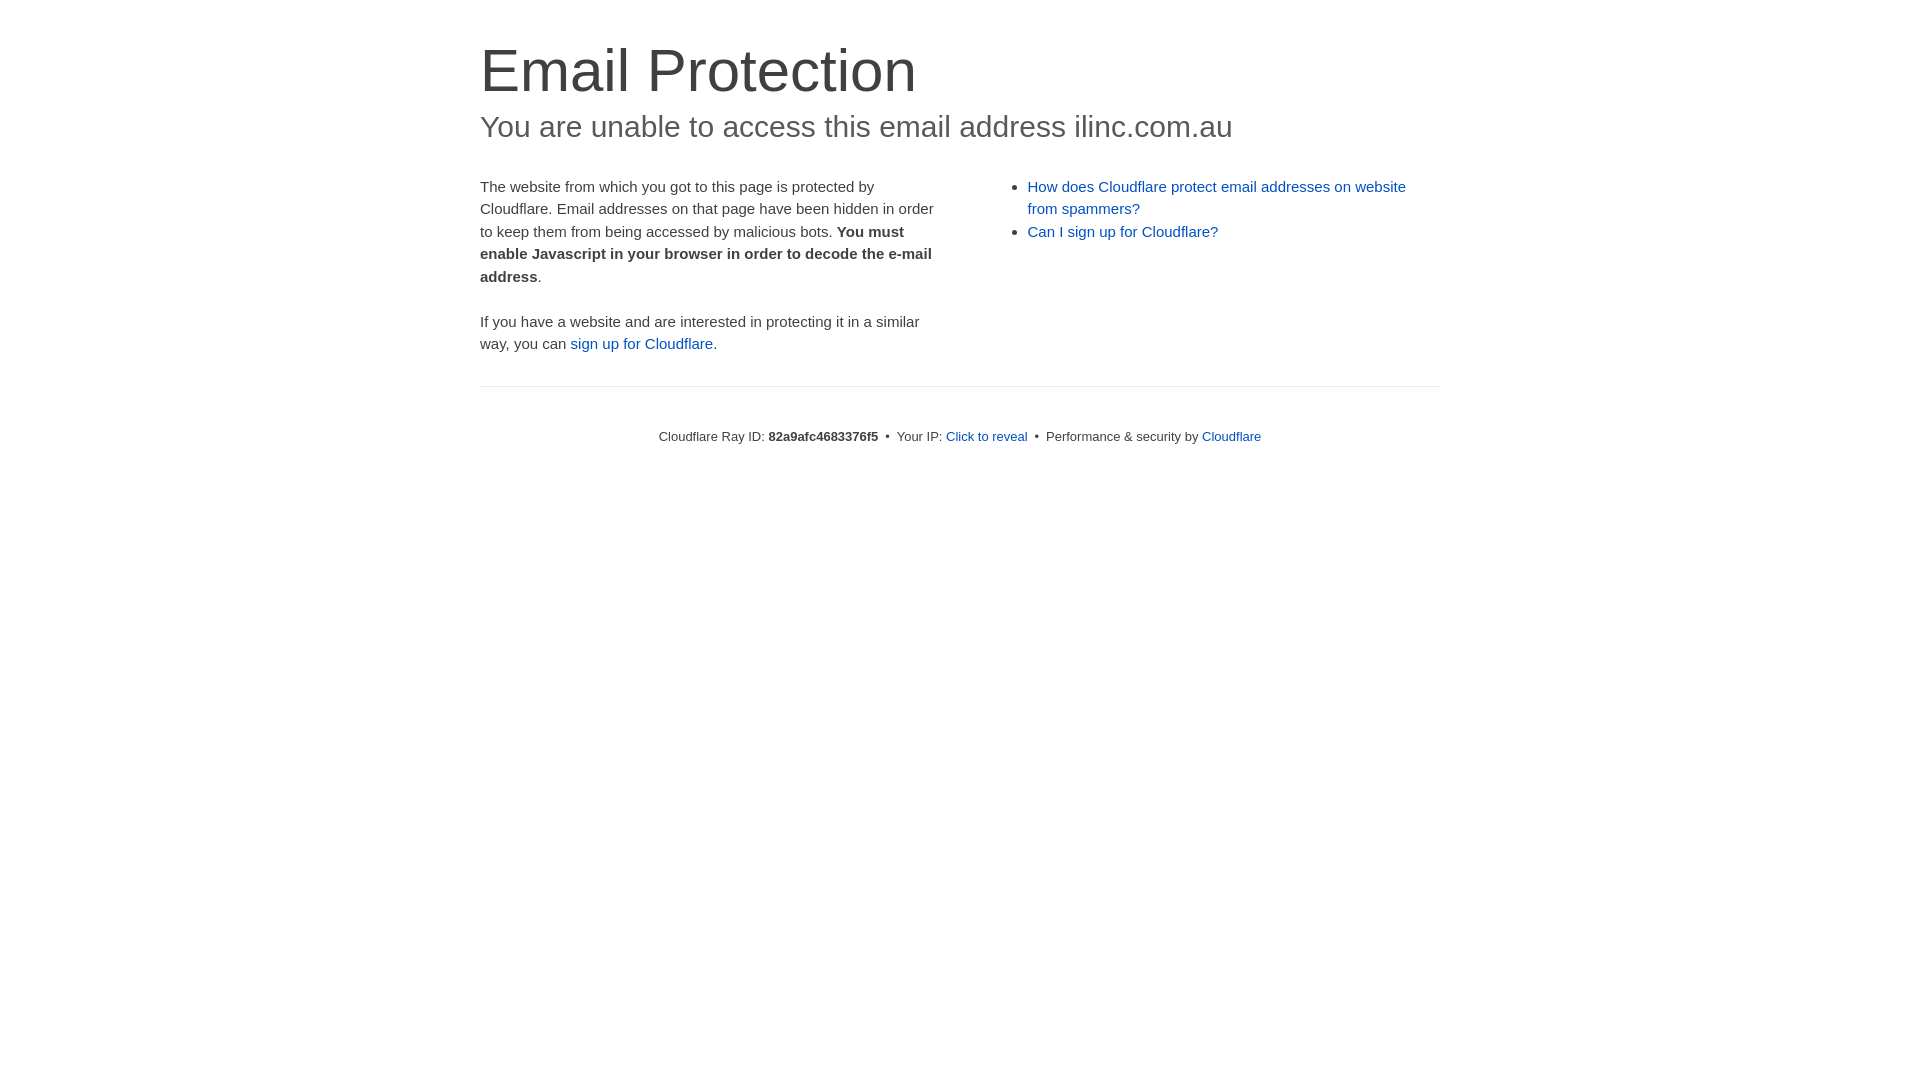 The height and width of the screenshot is (1080, 1920). Describe the element at coordinates (642, 342) in the screenshot. I see `'sign up for Cloudflare'` at that location.